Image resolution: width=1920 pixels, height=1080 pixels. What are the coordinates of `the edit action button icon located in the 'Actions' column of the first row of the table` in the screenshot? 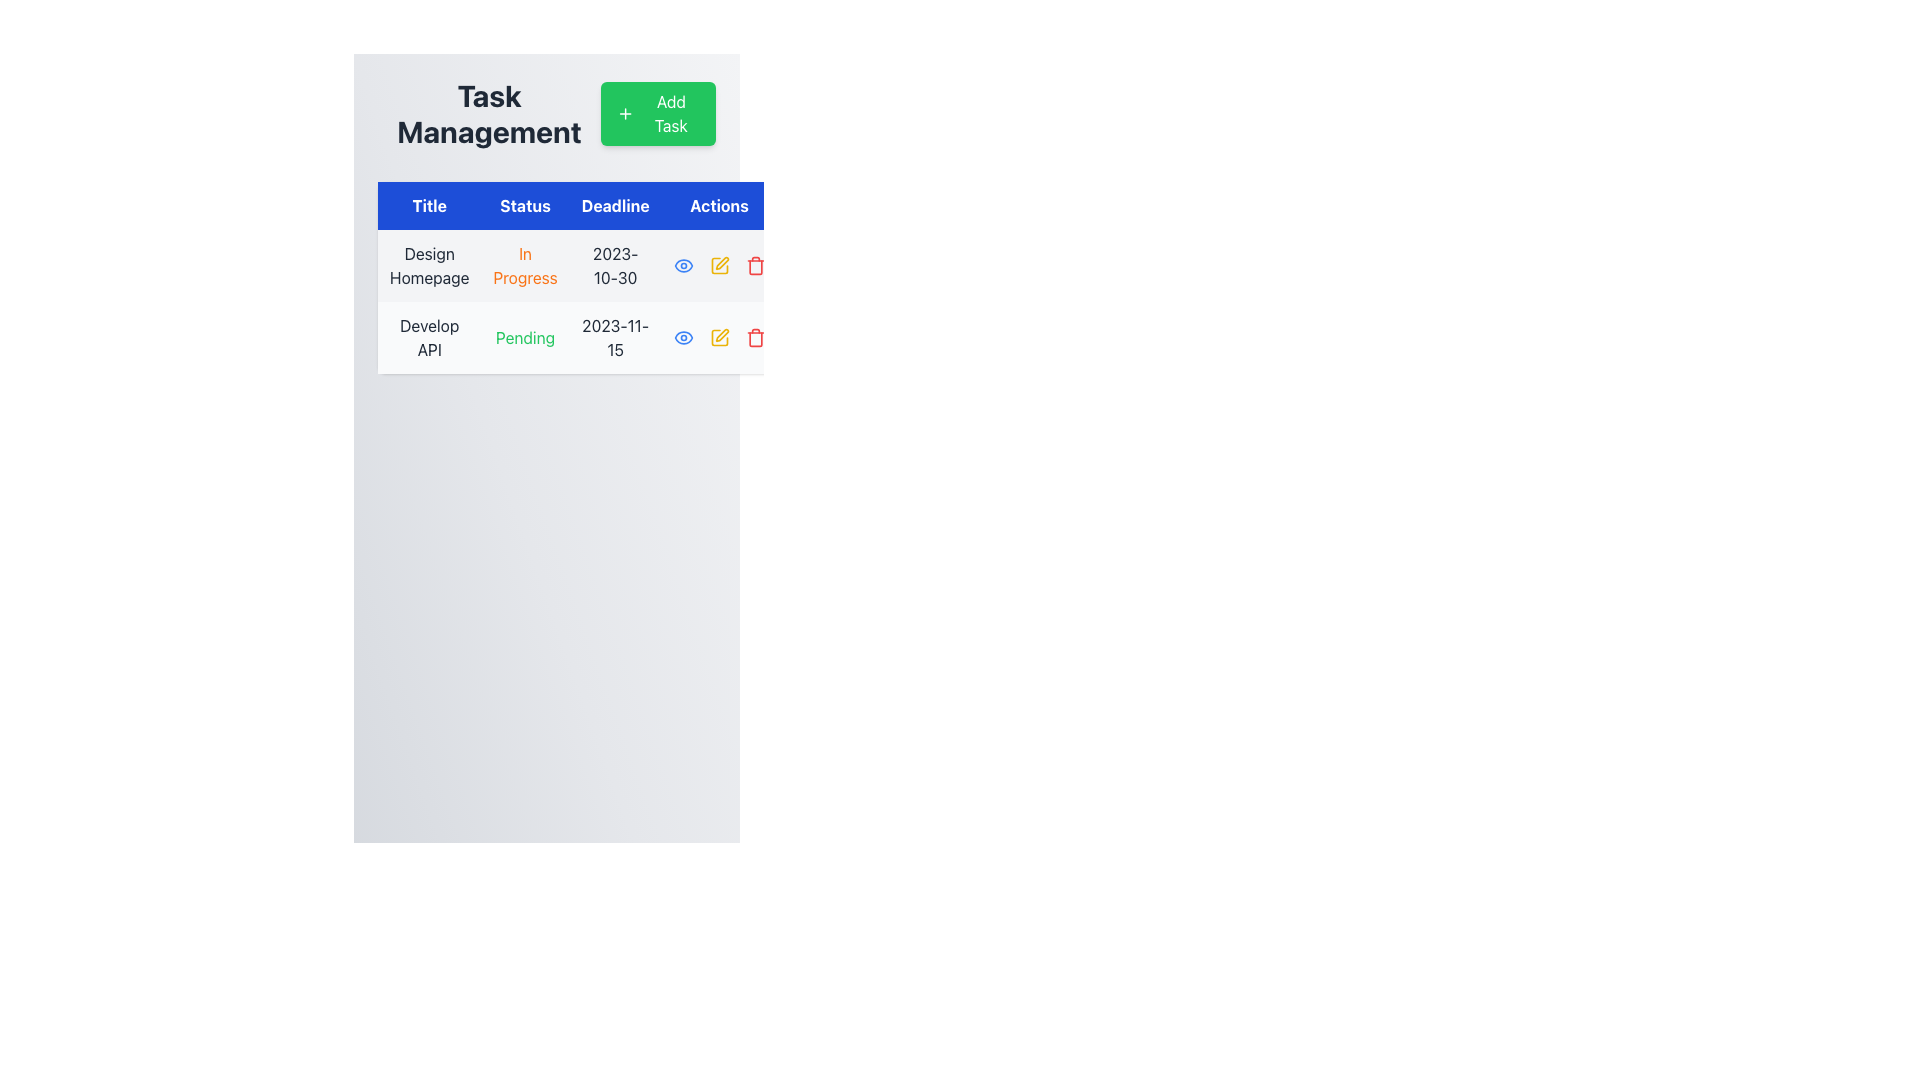 It's located at (719, 265).